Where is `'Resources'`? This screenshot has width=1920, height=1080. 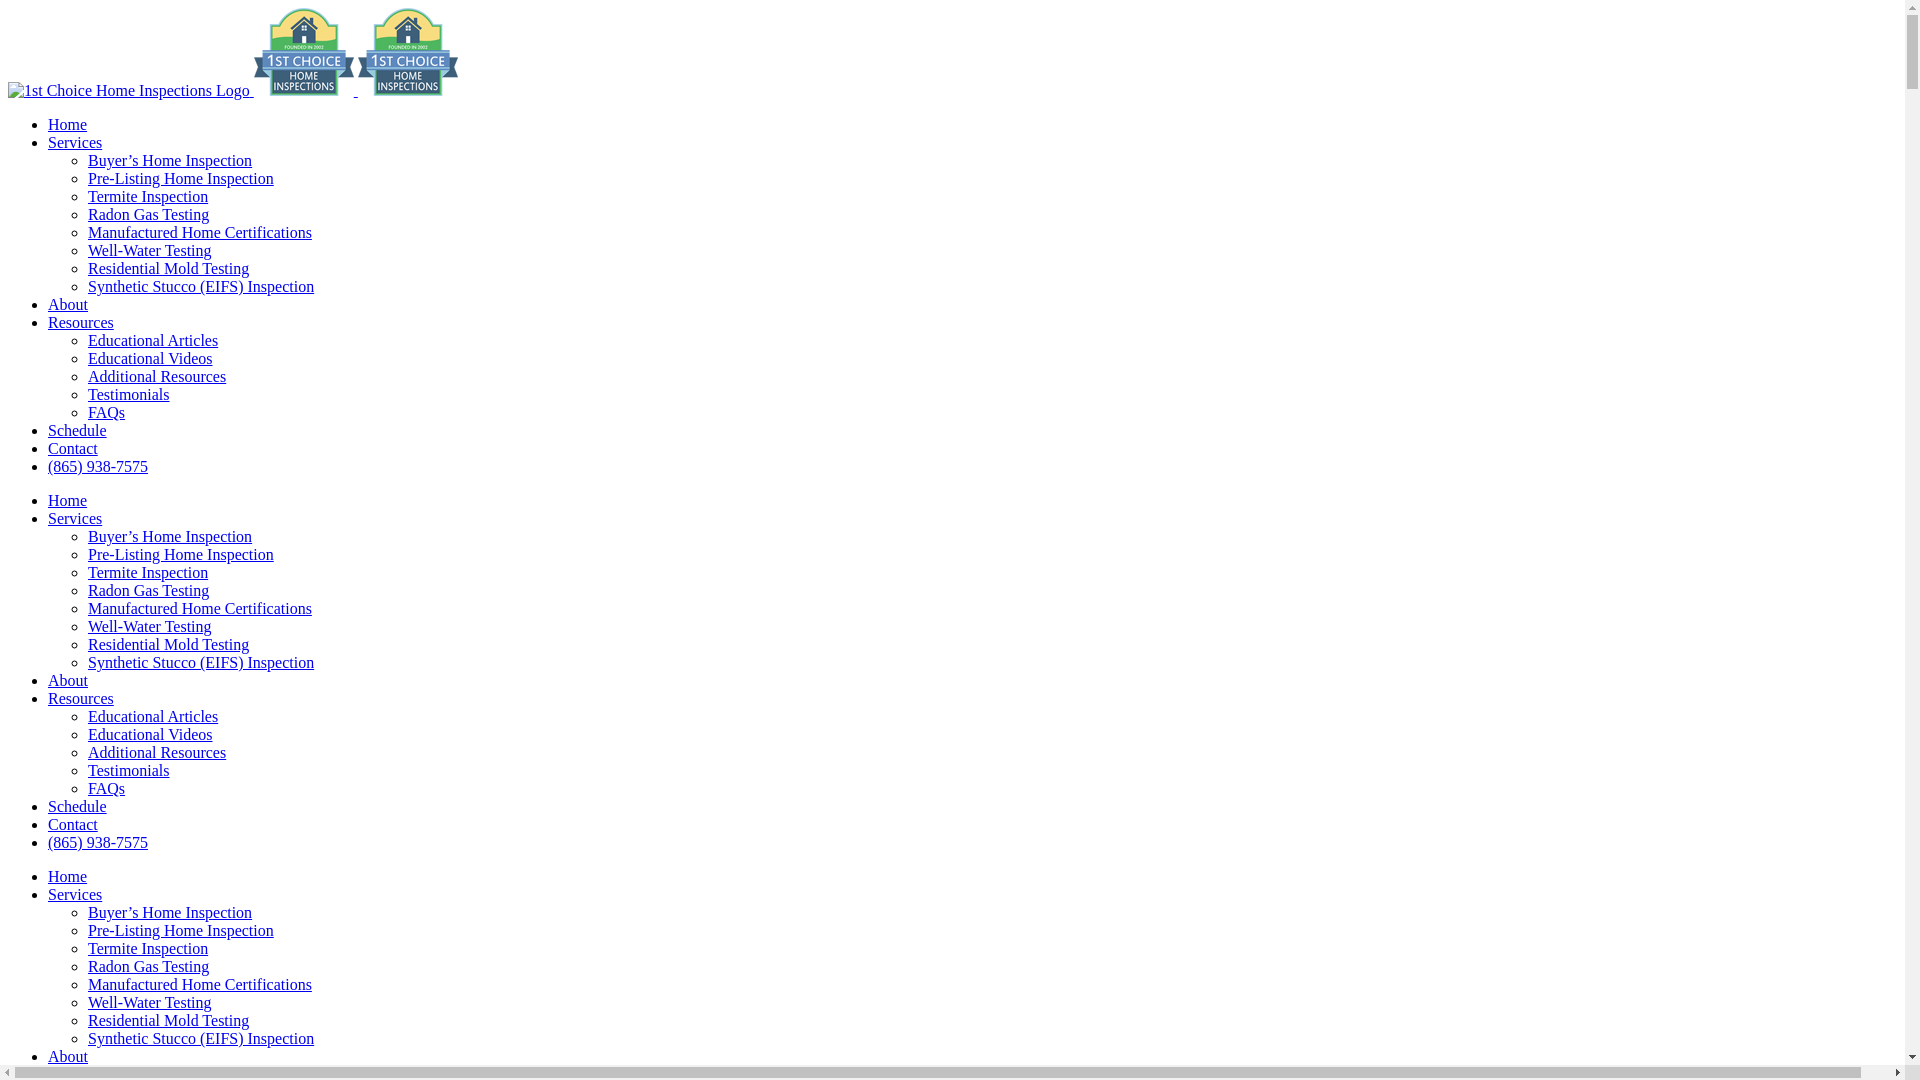 'Resources' is located at coordinates (80, 697).